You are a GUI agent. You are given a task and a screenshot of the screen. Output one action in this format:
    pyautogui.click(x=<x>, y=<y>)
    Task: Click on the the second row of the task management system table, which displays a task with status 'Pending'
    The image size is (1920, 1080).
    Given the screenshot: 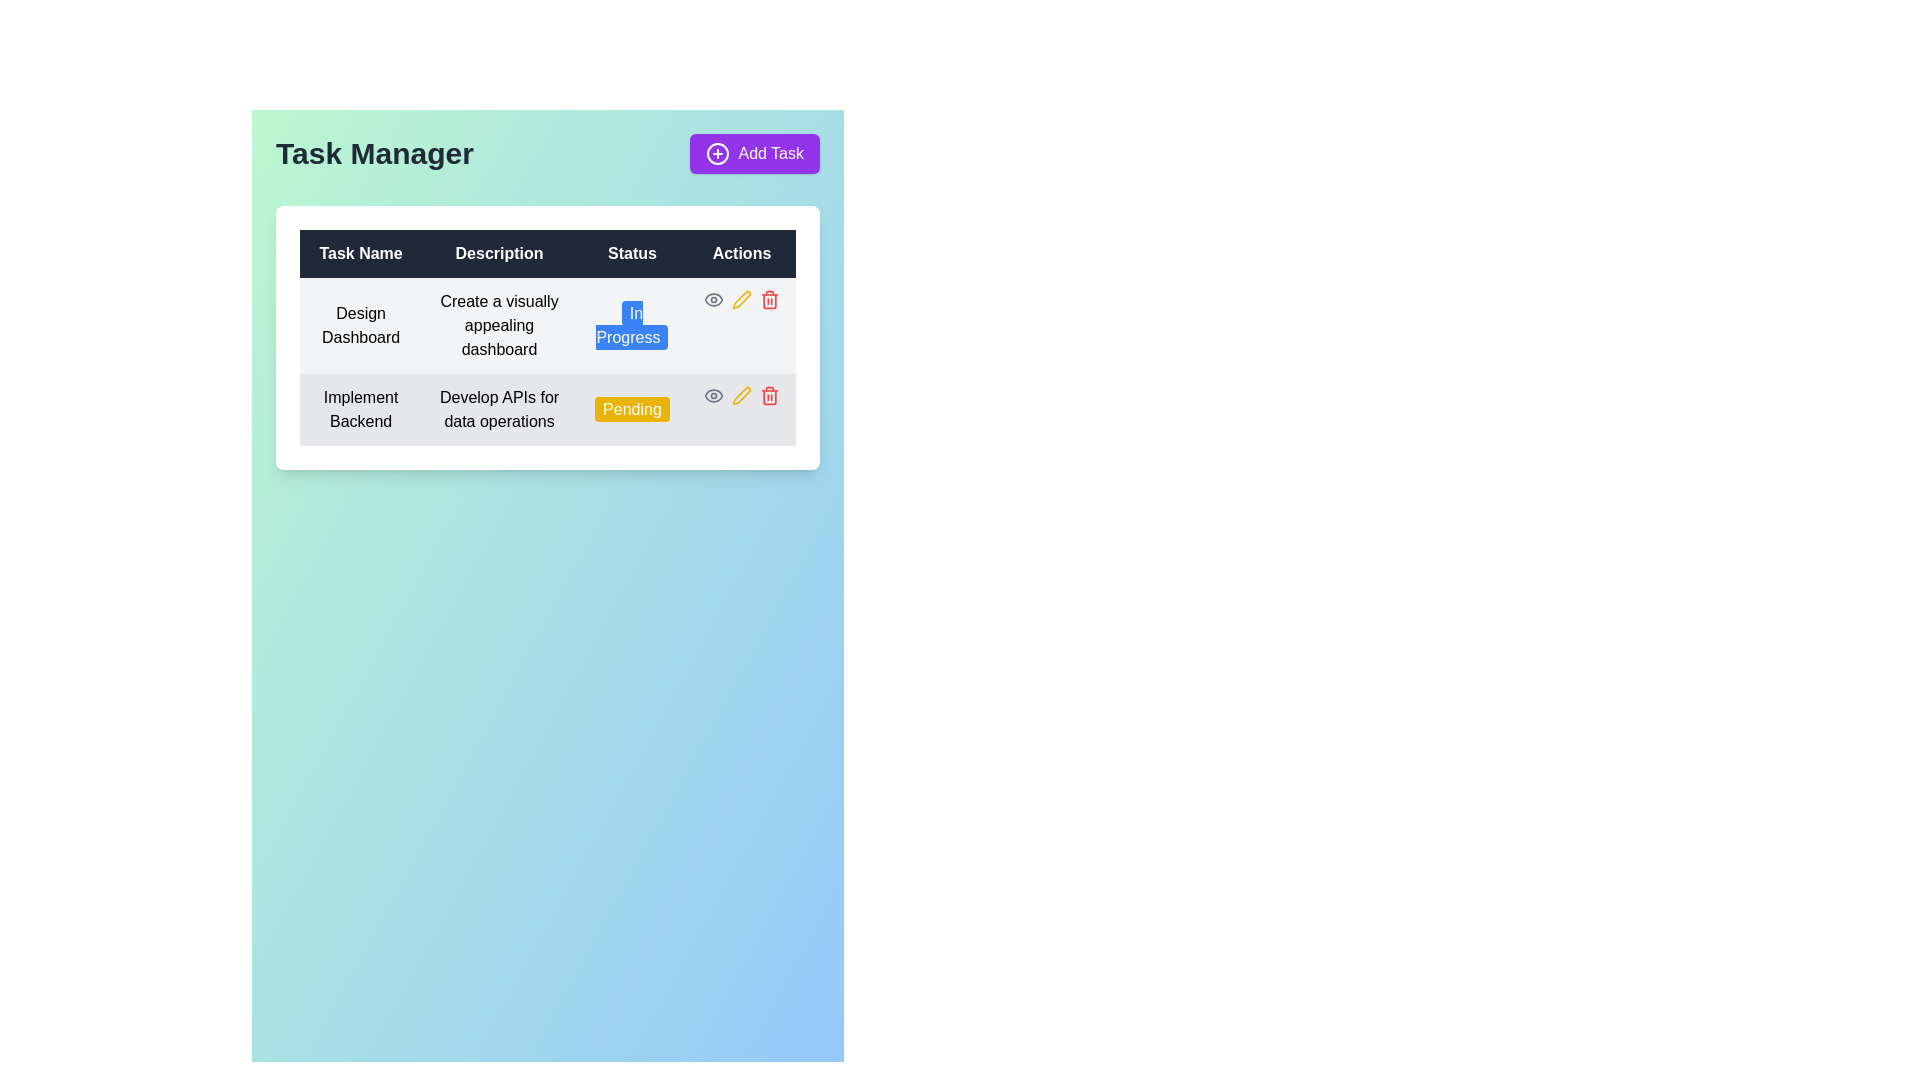 What is the action you would take?
    pyautogui.click(x=547, y=408)
    